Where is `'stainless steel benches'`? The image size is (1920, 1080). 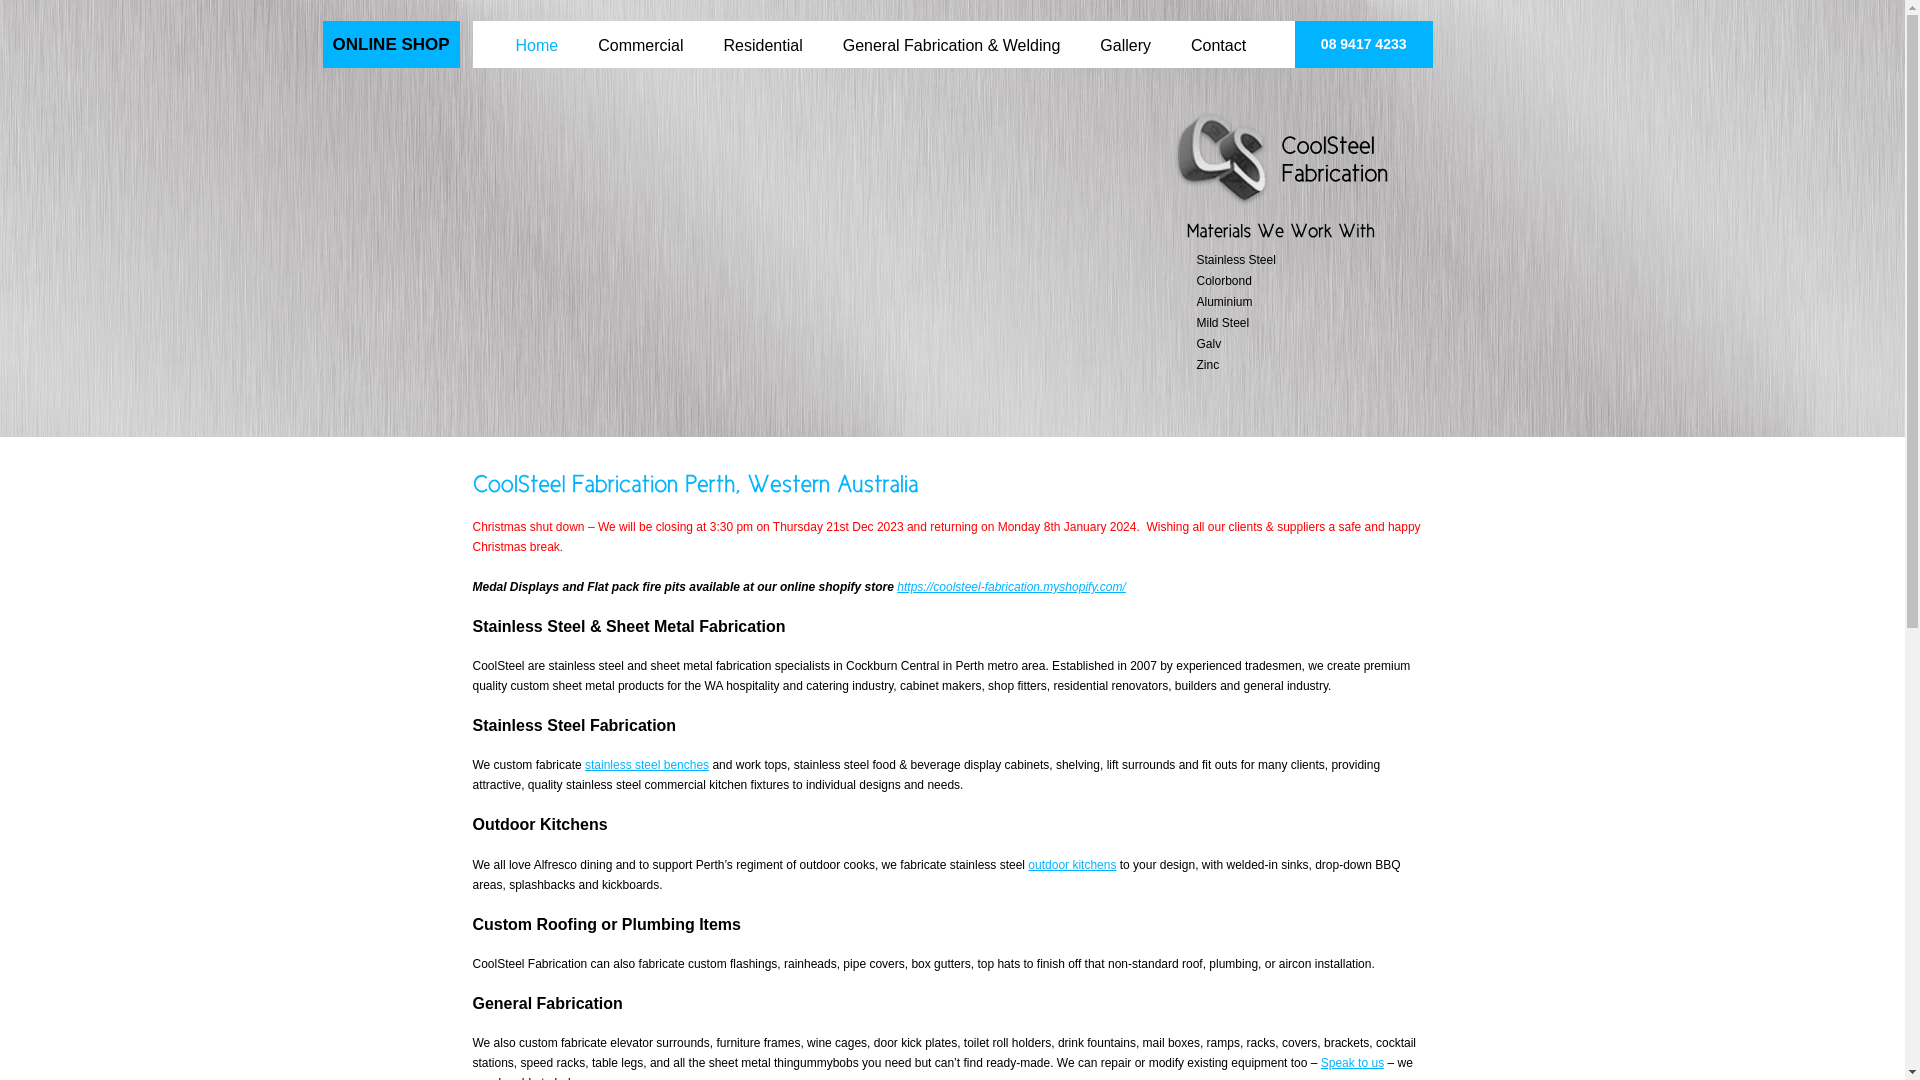
'stainless steel benches' is located at coordinates (647, 764).